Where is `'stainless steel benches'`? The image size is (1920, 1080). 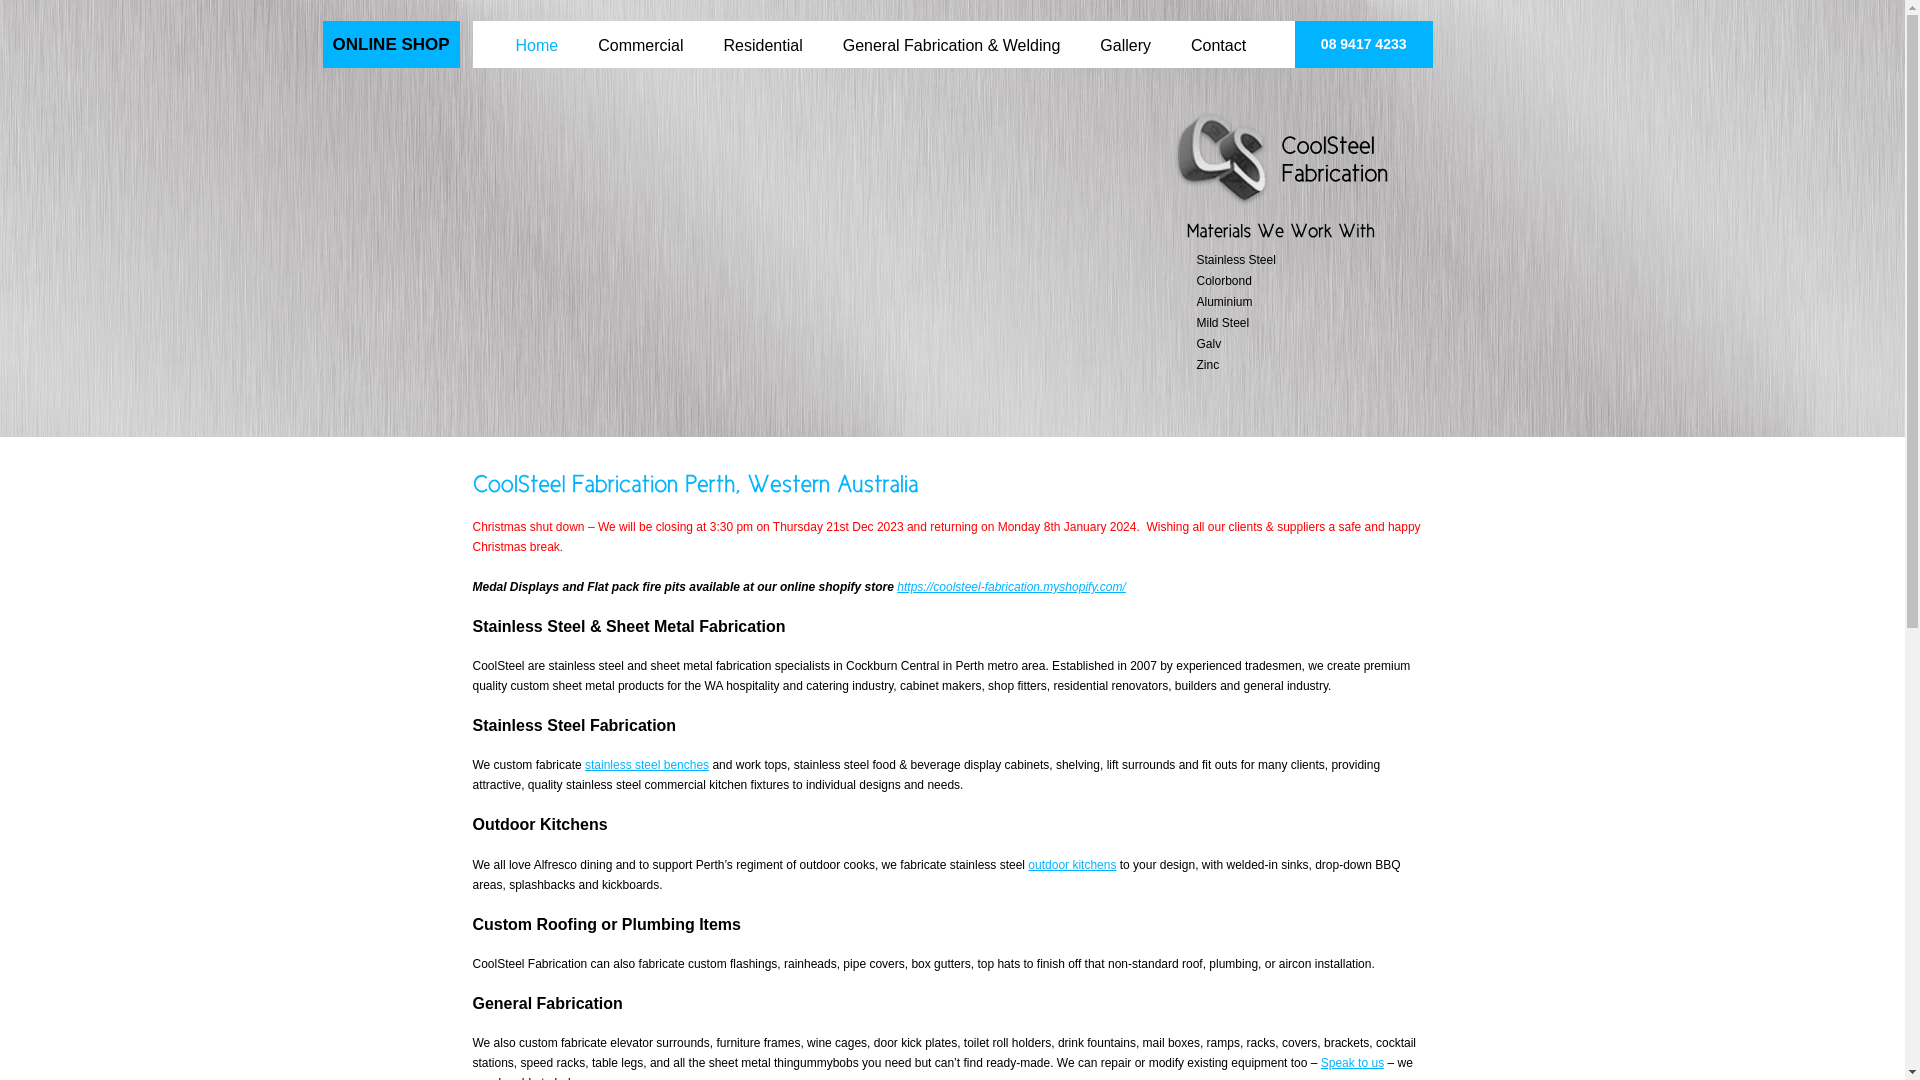
'stainless steel benches' is located at coordinates (647, 764).